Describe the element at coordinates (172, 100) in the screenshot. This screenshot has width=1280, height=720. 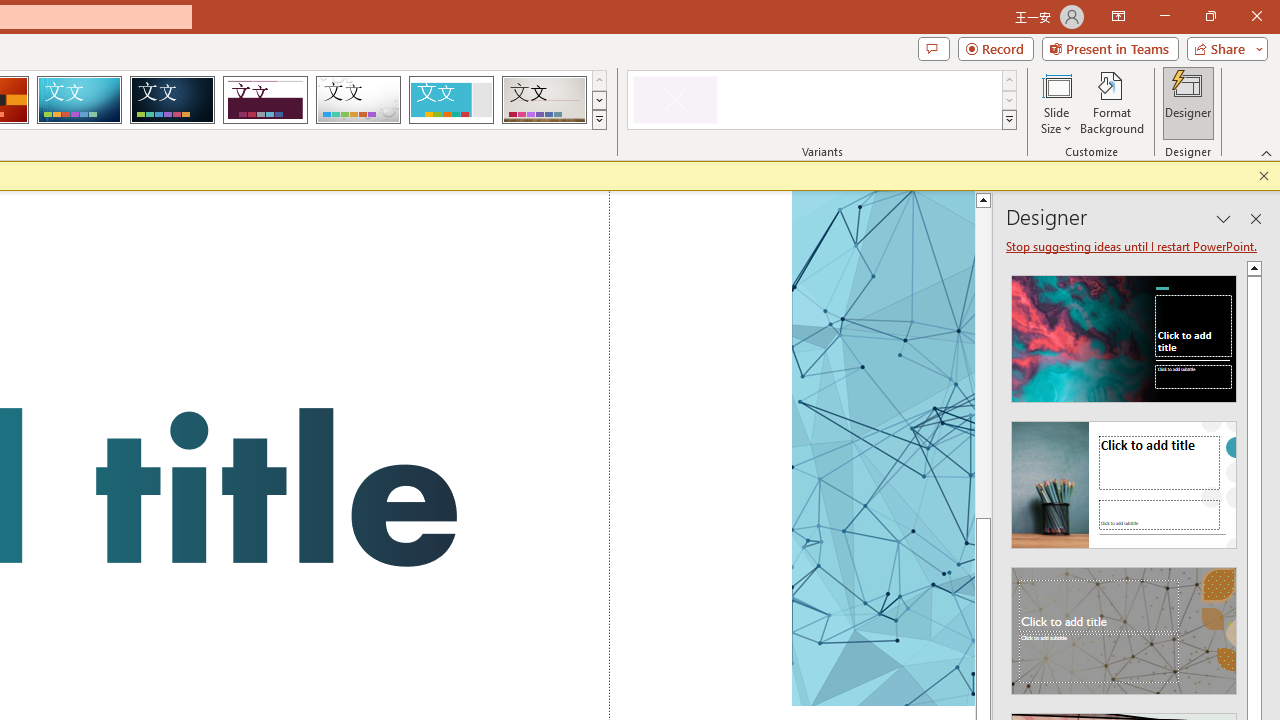
I see `'Damask'` at that location.